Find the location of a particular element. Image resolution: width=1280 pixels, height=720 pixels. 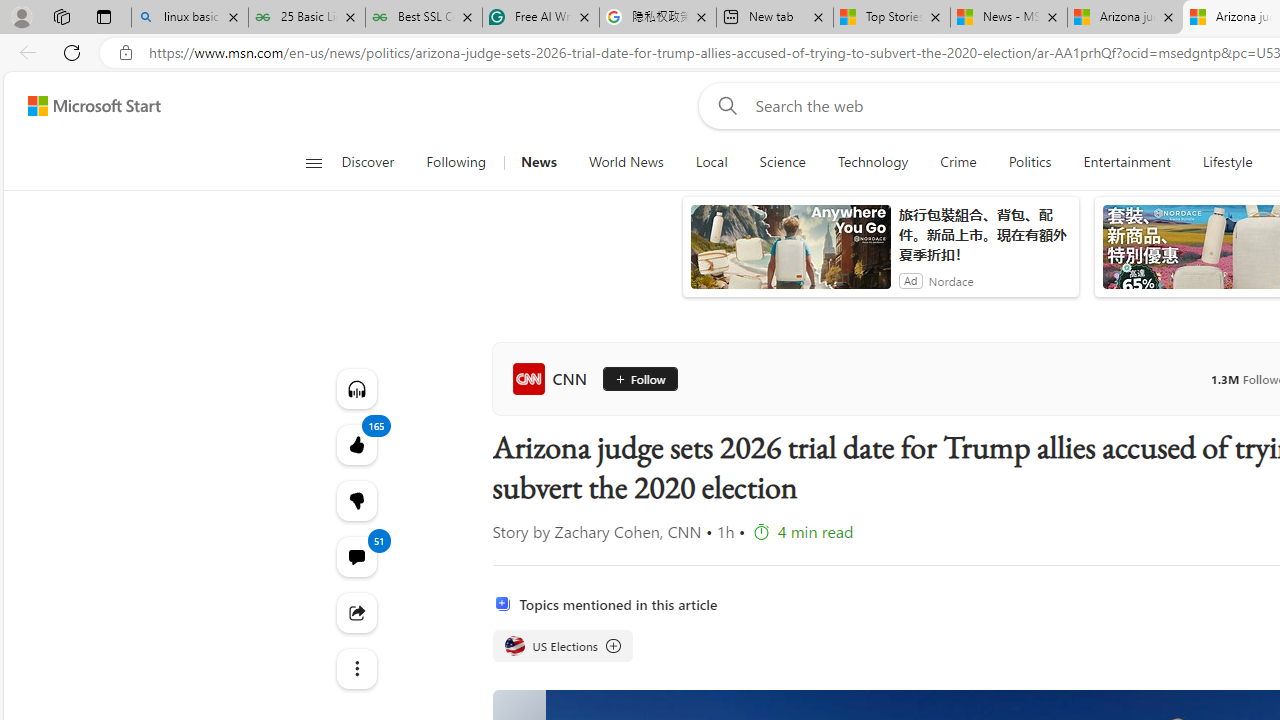

'US Elections' is located at coordinates (514, 645).